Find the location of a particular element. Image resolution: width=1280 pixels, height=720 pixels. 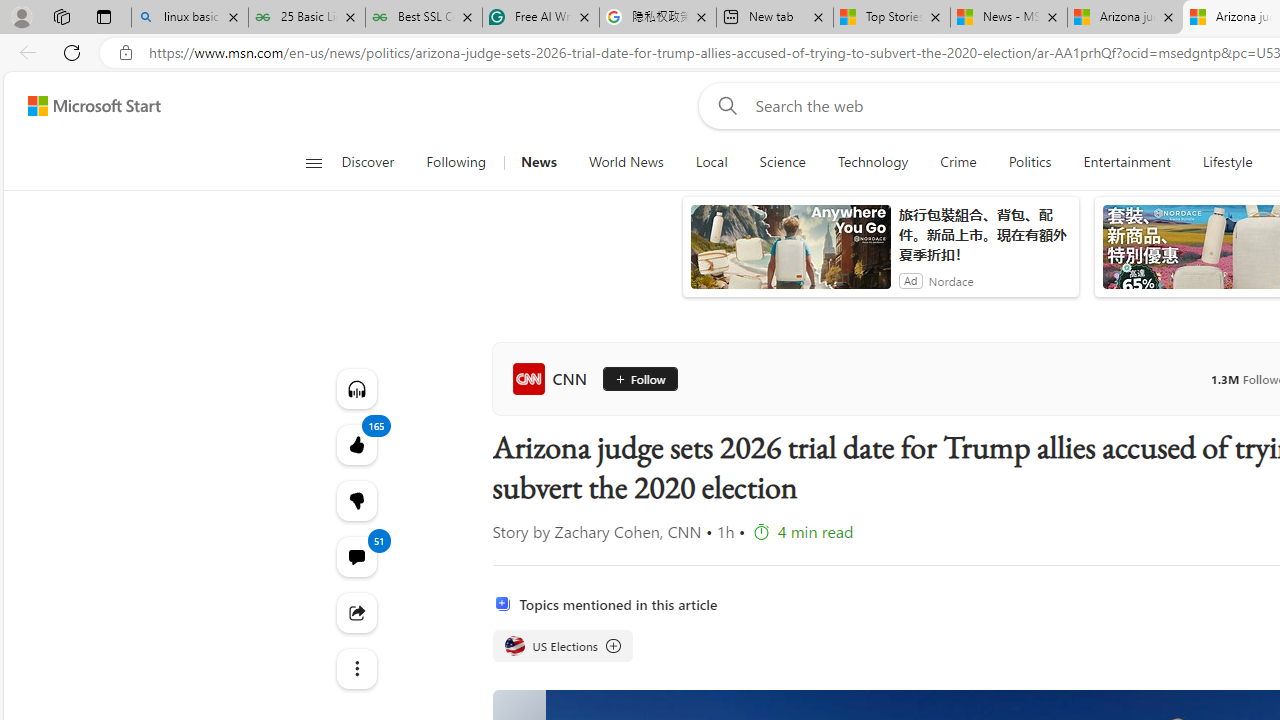

'US Elections' is located at coordinates (514, 645).